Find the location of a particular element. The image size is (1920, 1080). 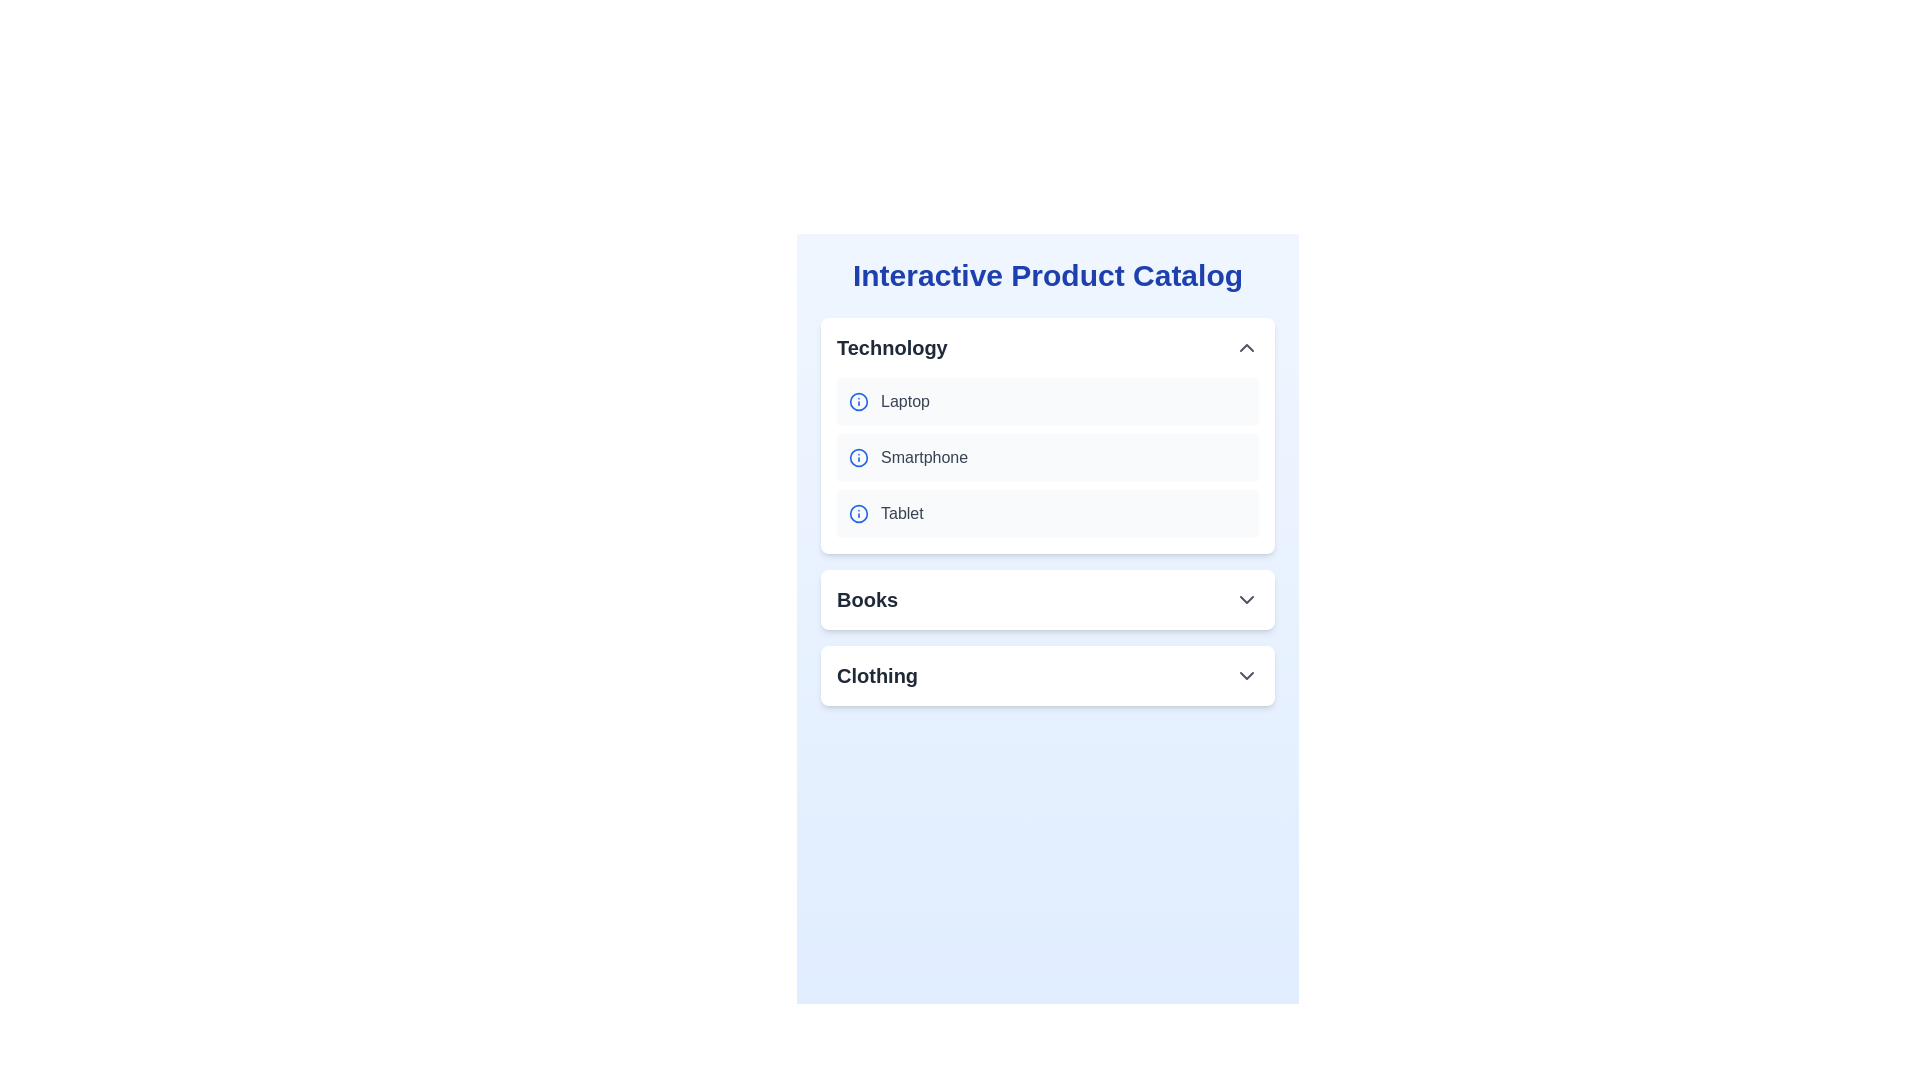

the Dropdown trigger for the Clothing category is located at coordinates (1046, 675).